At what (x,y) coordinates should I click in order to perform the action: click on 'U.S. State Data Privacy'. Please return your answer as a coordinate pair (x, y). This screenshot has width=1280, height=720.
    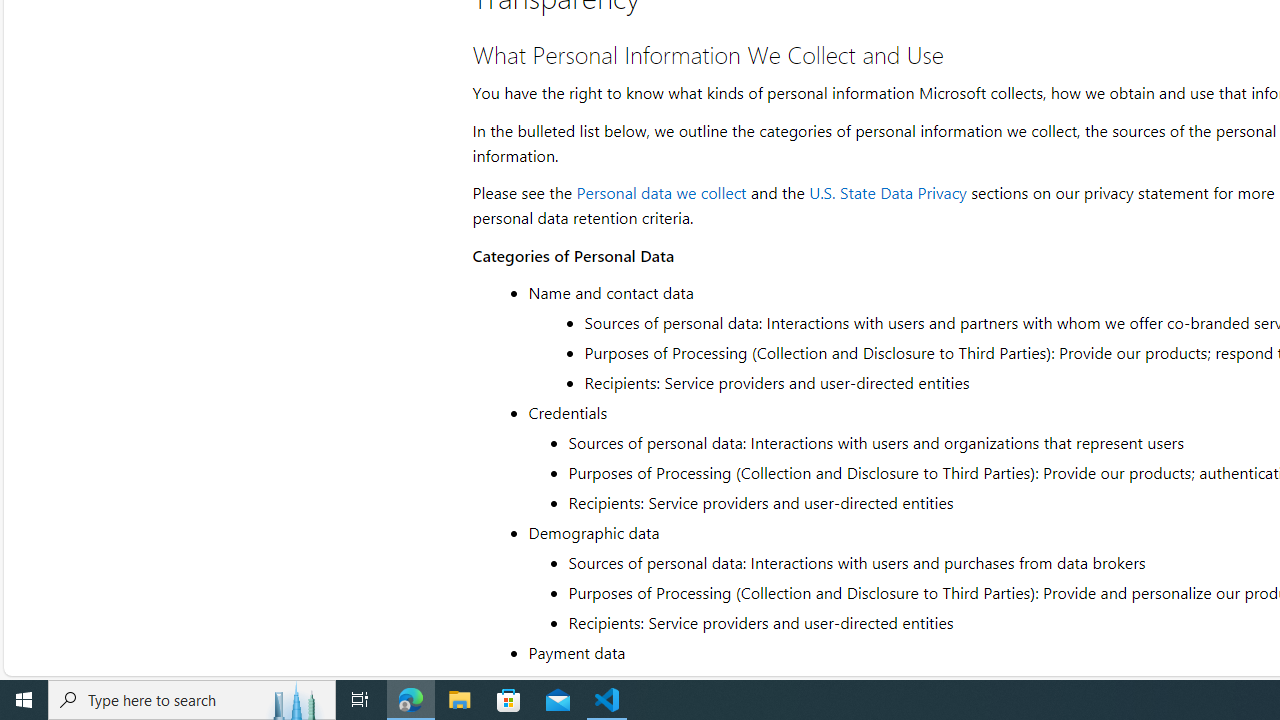
    Looking at the image, I should click on (886, 192).